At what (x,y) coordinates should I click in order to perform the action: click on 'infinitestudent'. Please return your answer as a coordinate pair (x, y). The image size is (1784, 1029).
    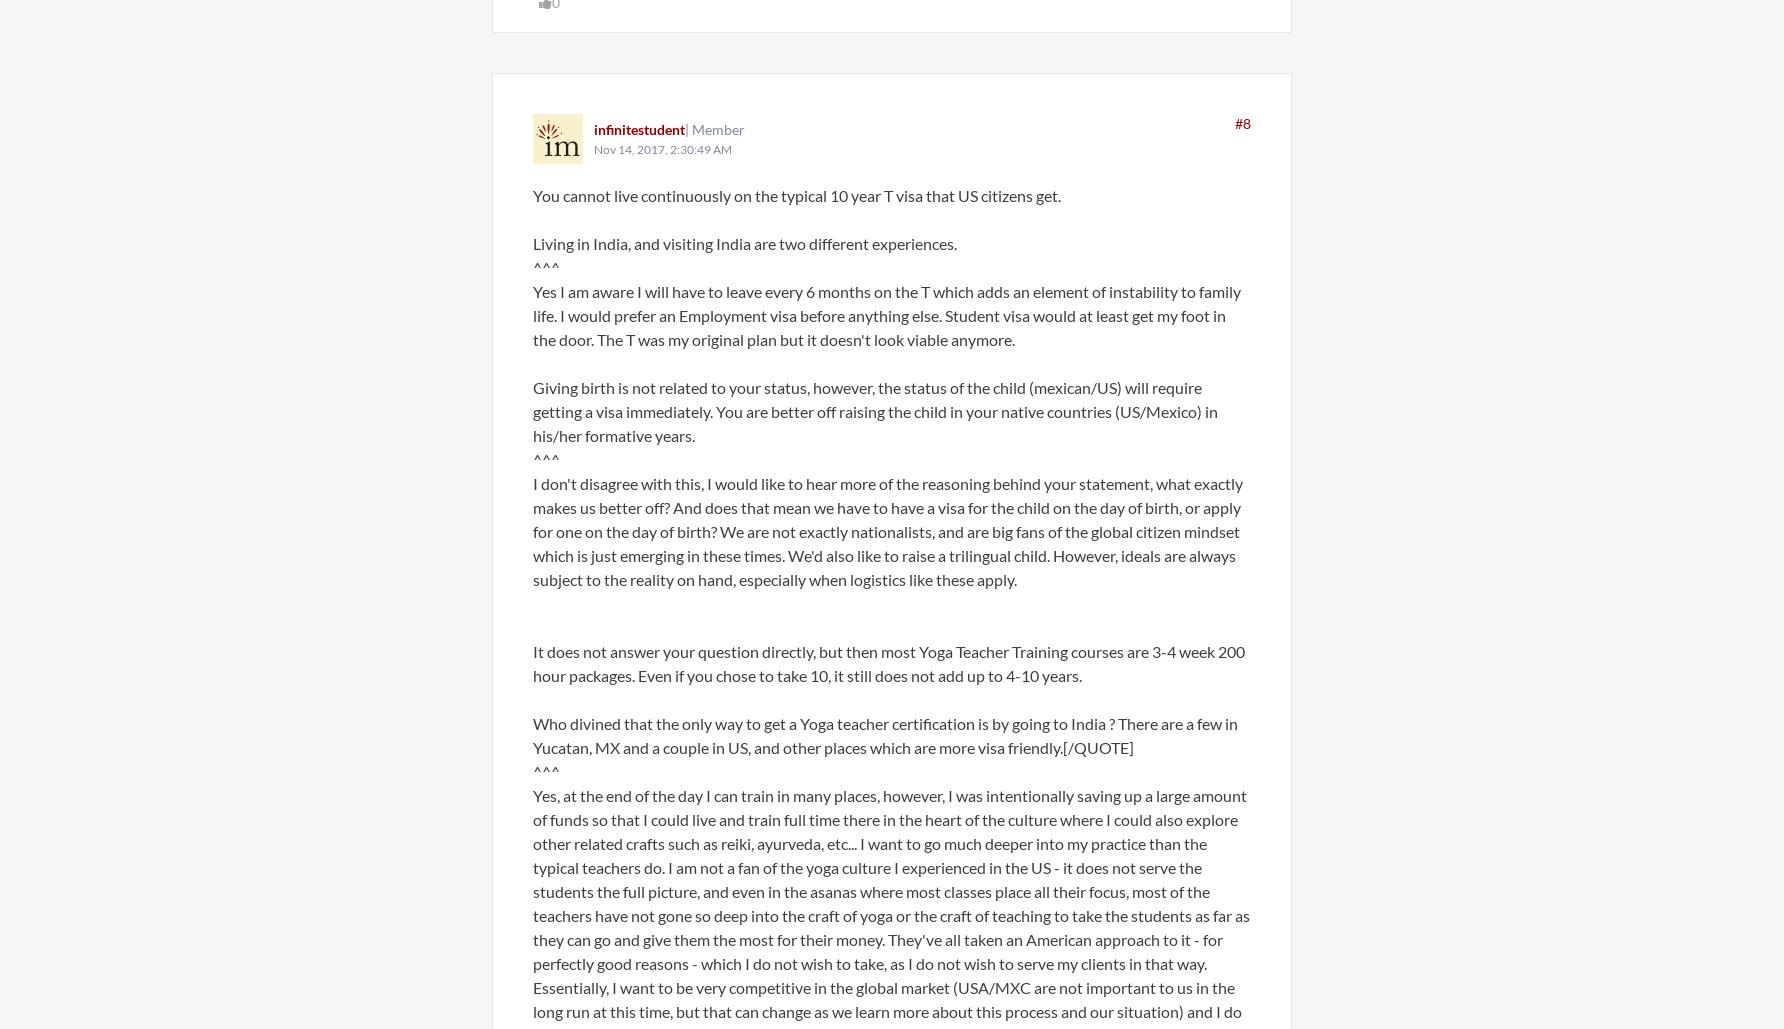
    Looking at the image, I should click on (638, 128).